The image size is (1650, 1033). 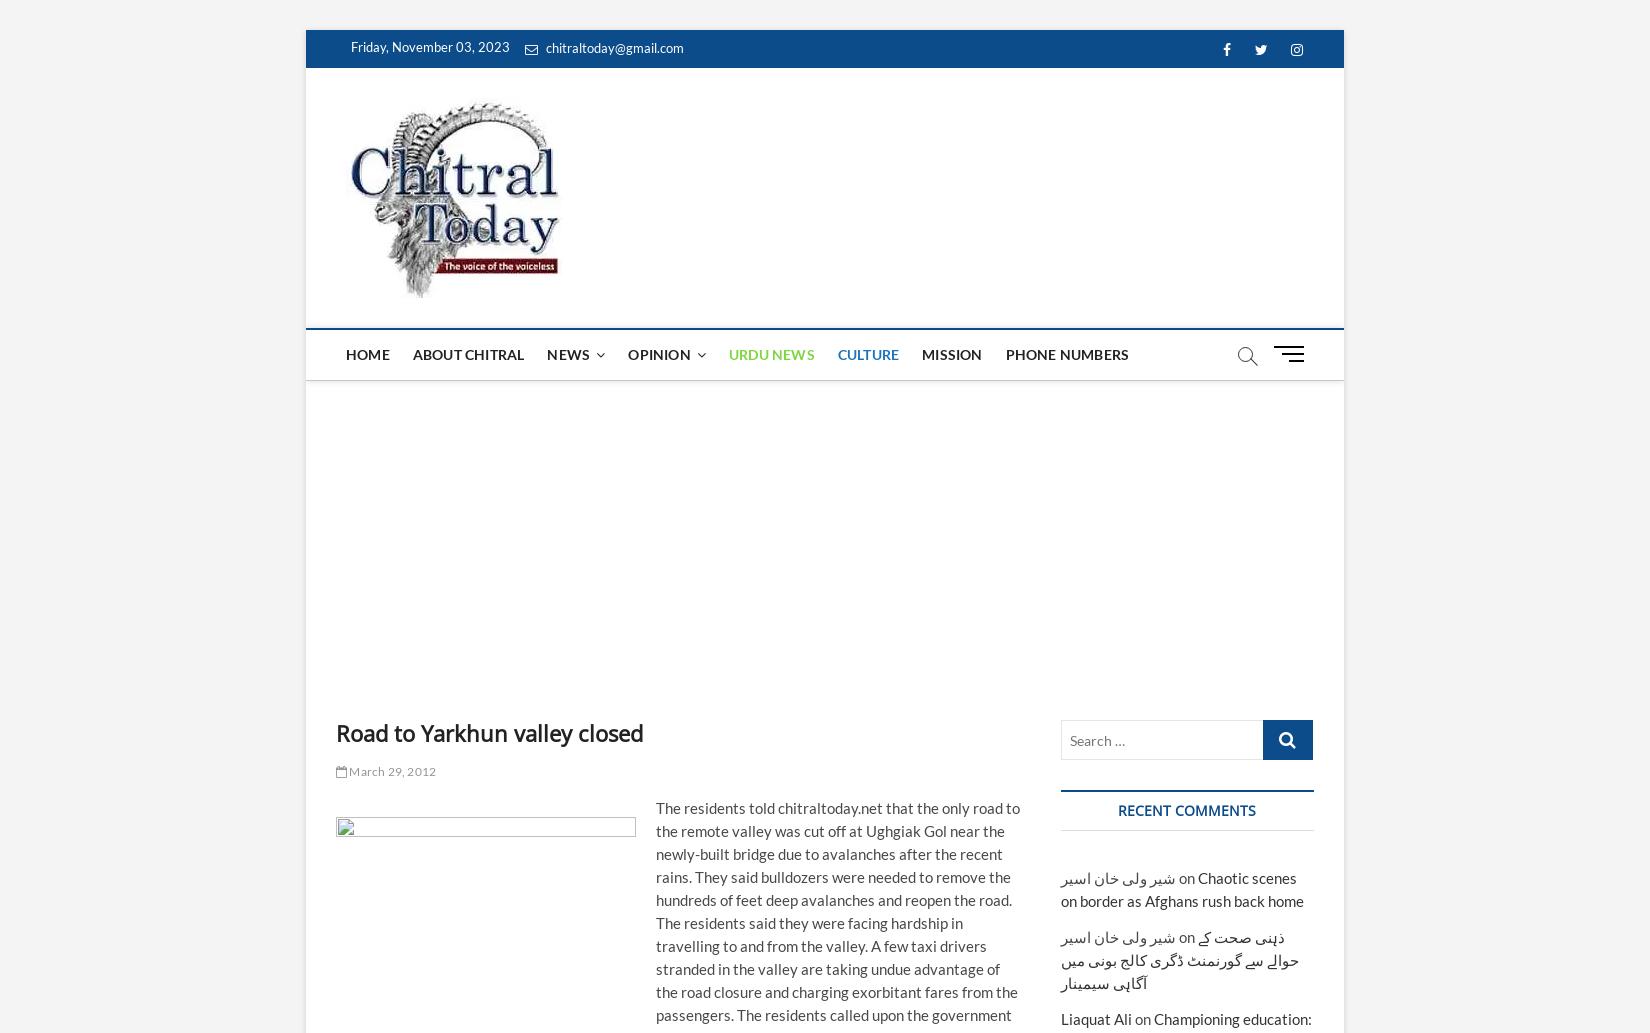 What do you see at coordinates (1059, 887) in the screenshot?
I see `'Chaotic scenes on border as Afghans rush back home'` at bounding box center [1059, 887].